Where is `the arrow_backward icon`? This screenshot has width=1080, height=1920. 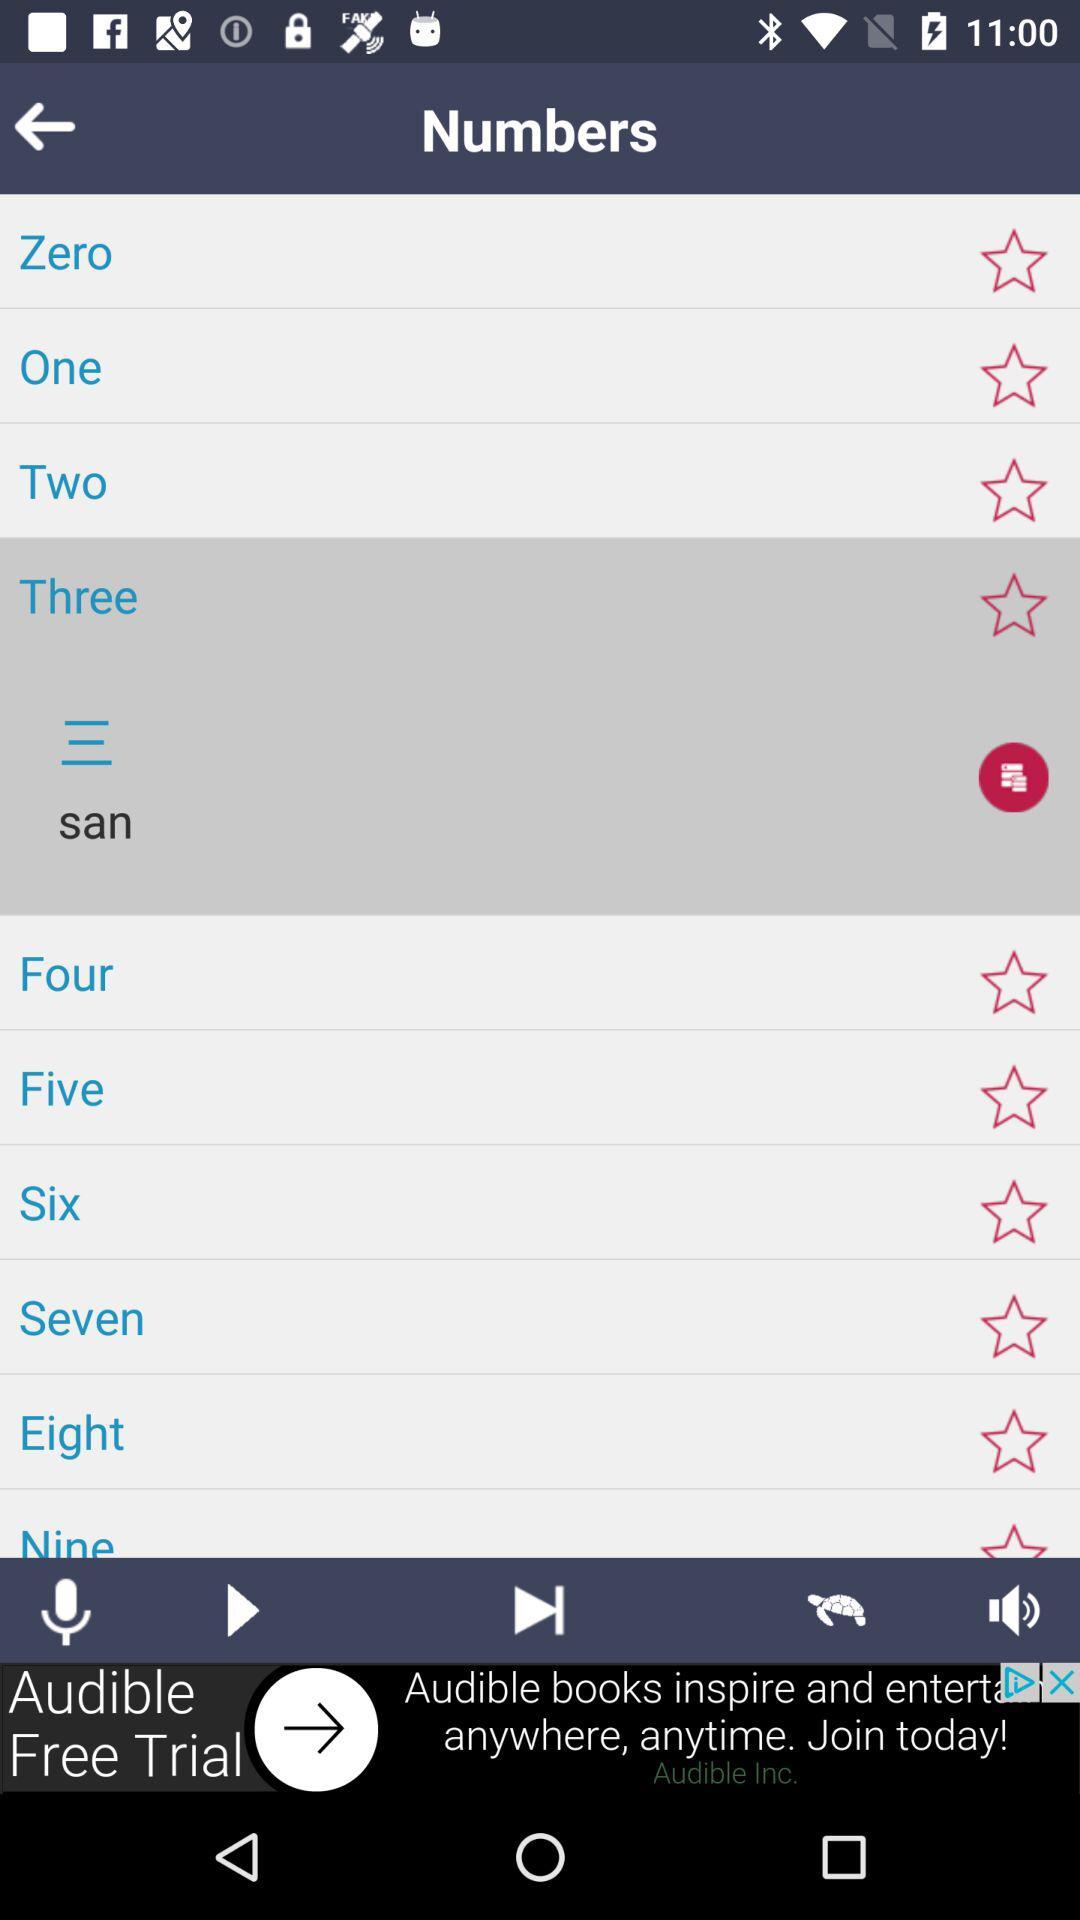
the arrow_backward icon is located at coordinates (74, 127).